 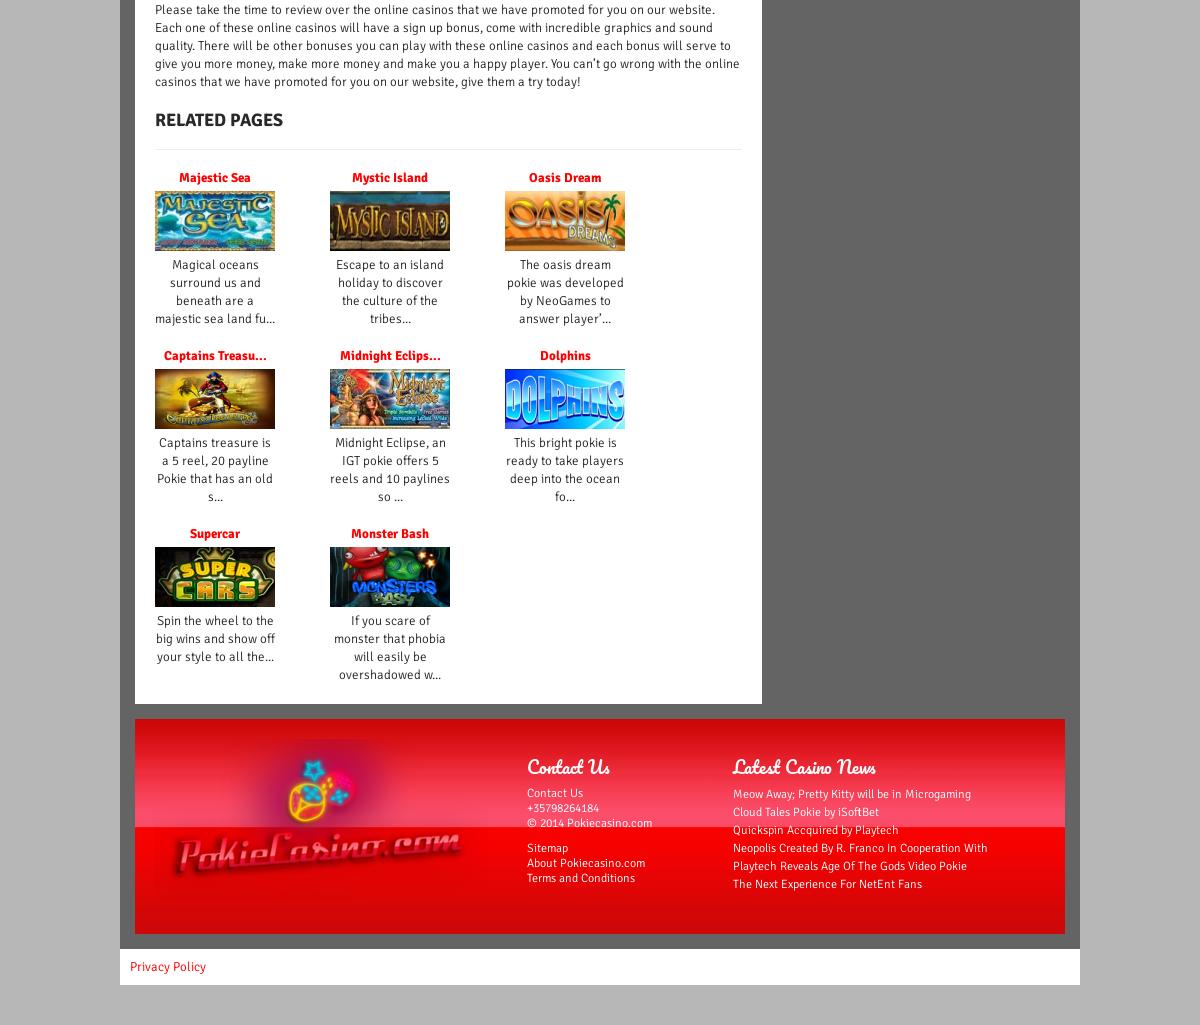 I want to click on 'The oasis dream pokie was developed by NeoGames to answer player’...', so click(x=563, y=292).